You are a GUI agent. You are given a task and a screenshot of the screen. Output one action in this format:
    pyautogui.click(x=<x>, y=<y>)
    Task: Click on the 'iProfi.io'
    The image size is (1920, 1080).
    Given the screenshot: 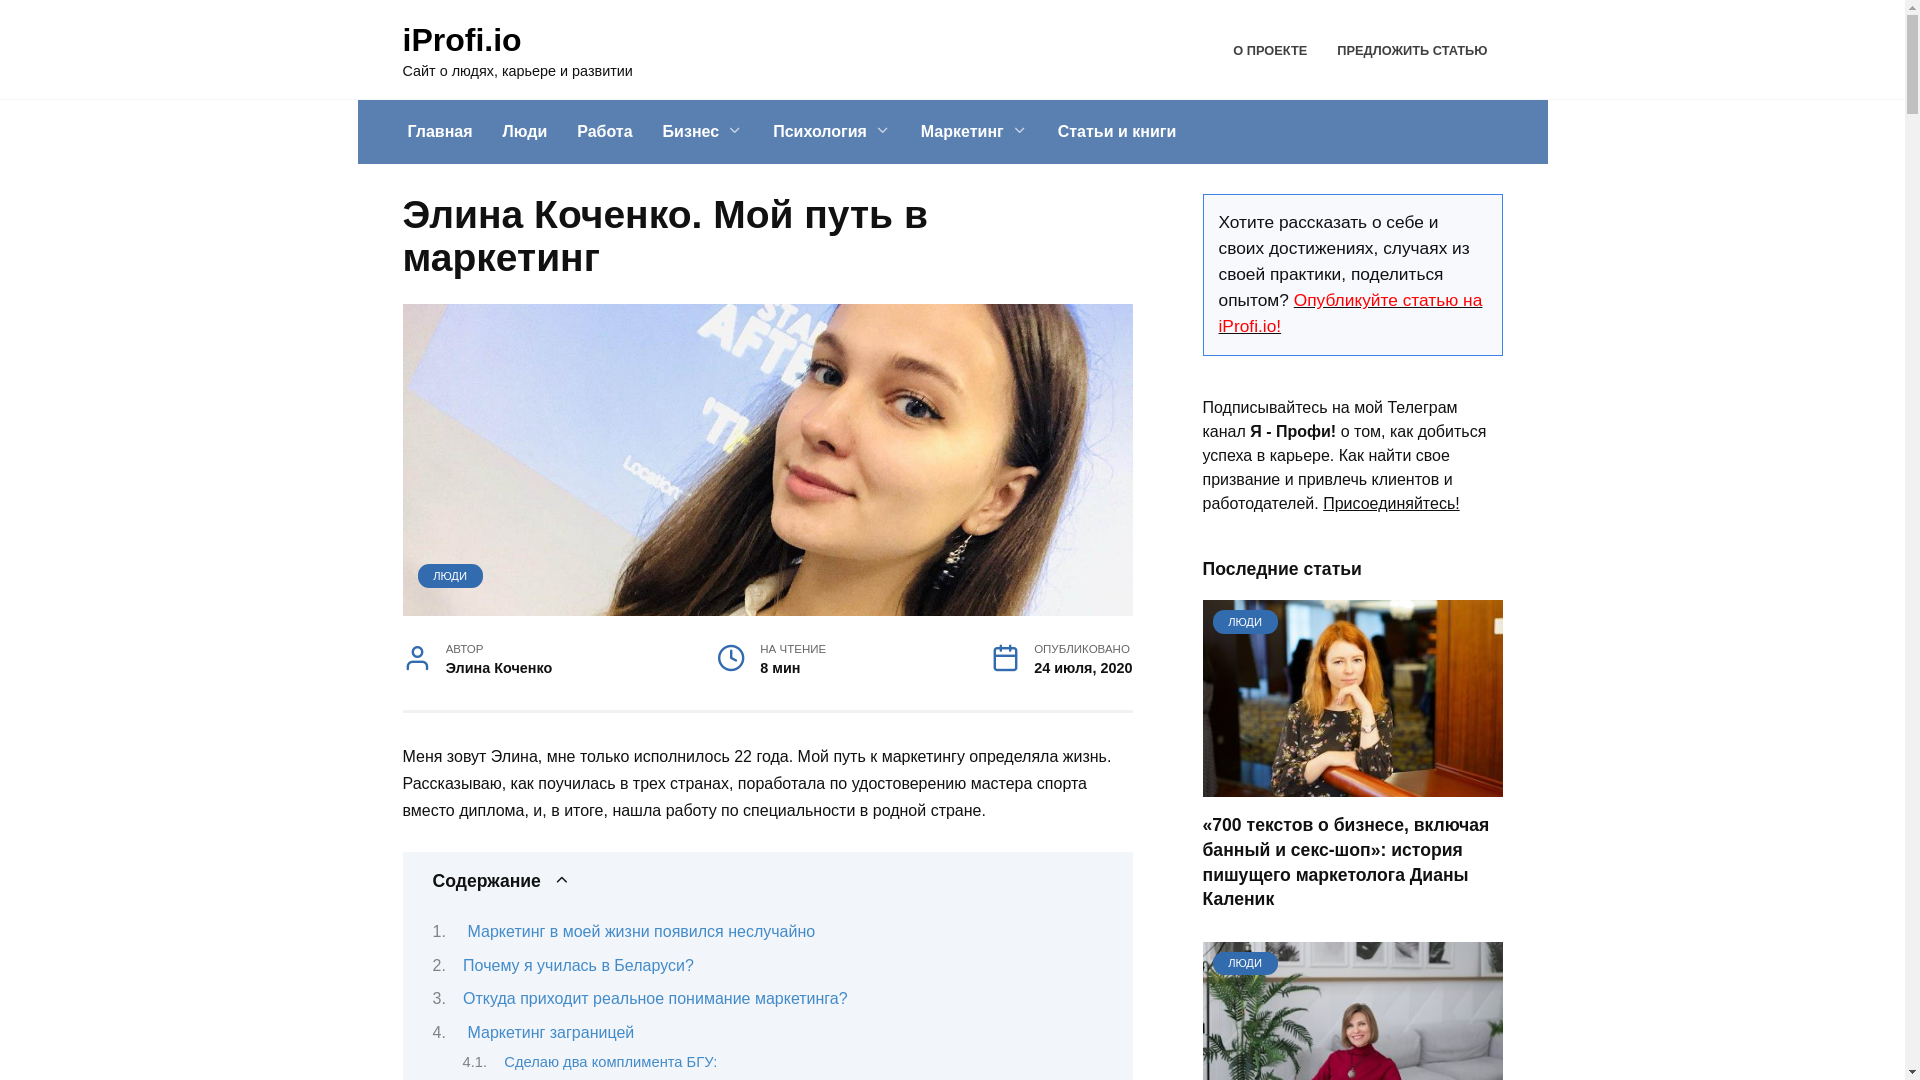 What is the action you would take?
    pyautogui.click(x=460, y=39)
    